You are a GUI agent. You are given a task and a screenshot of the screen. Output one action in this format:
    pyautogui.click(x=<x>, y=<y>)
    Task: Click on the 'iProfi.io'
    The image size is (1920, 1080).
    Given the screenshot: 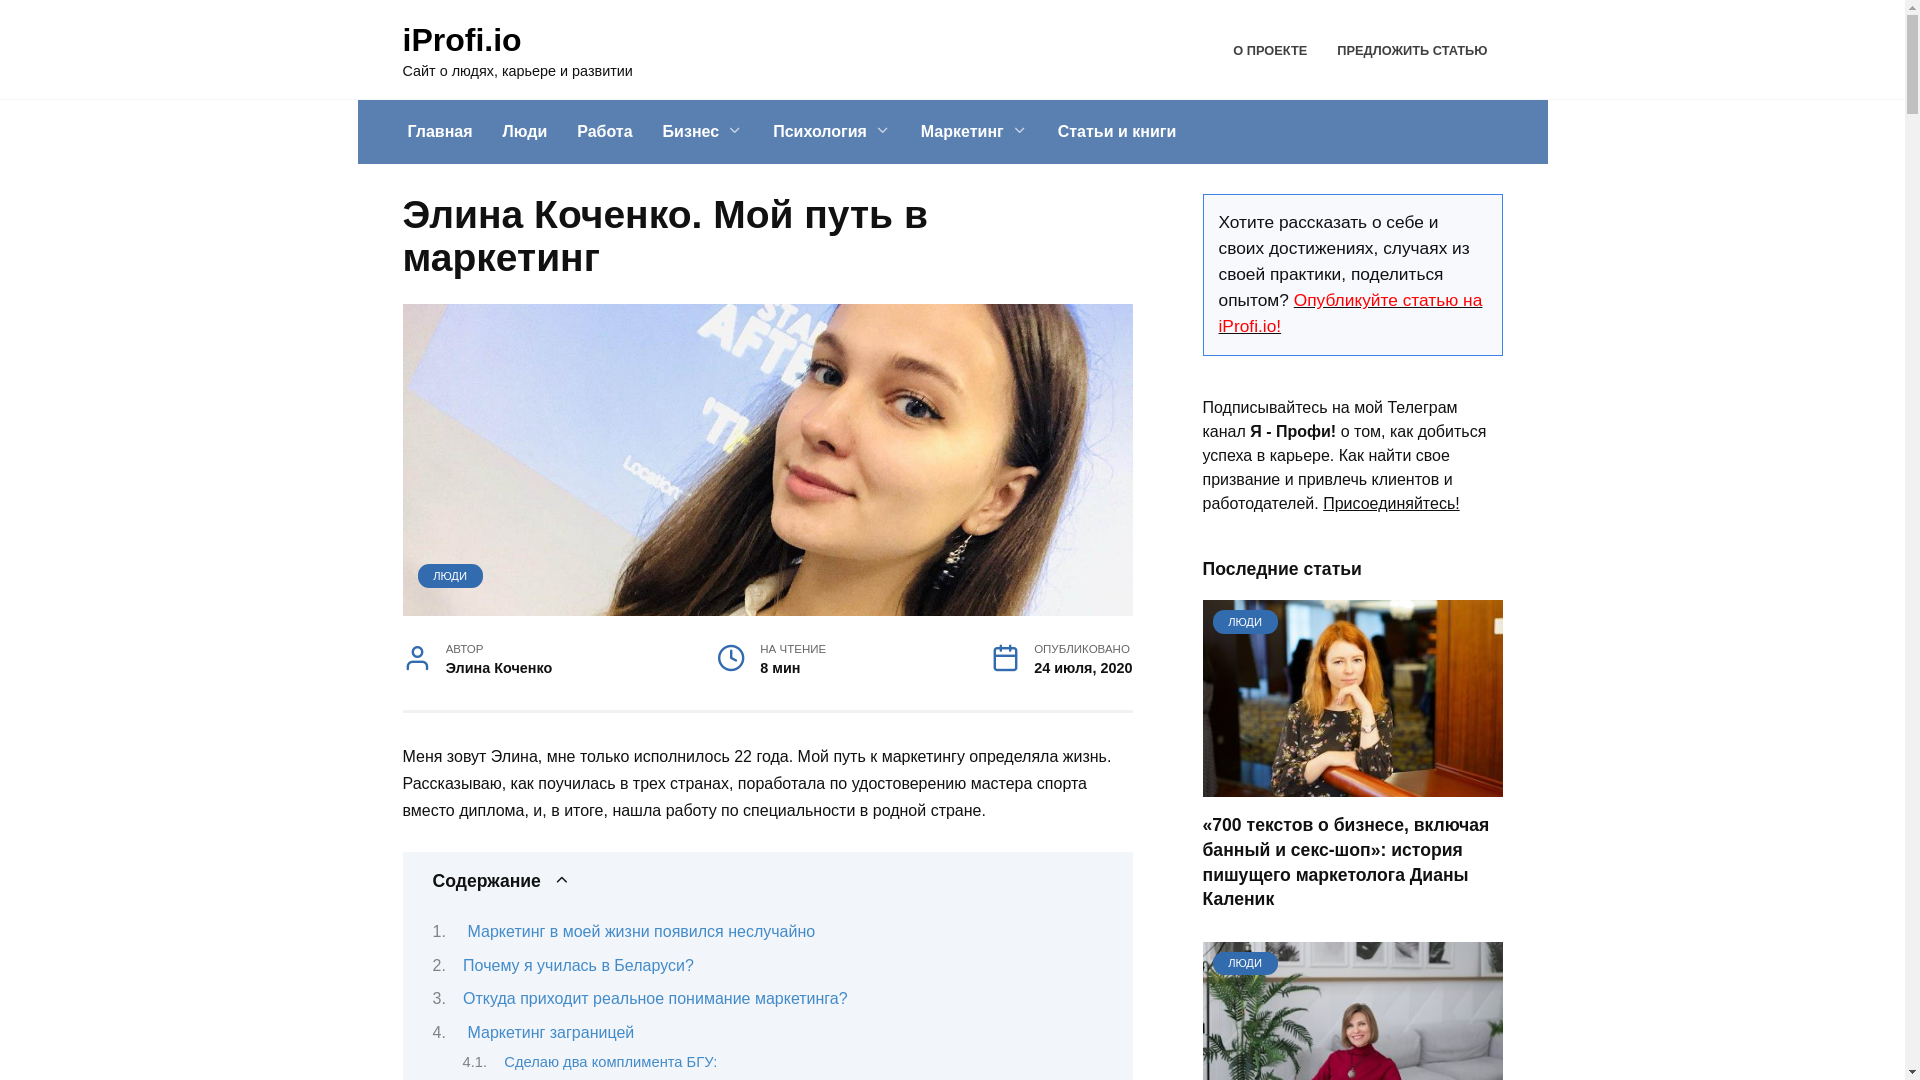 What is the action you would take?
    pyautogui.click(x=460, y=39)
    